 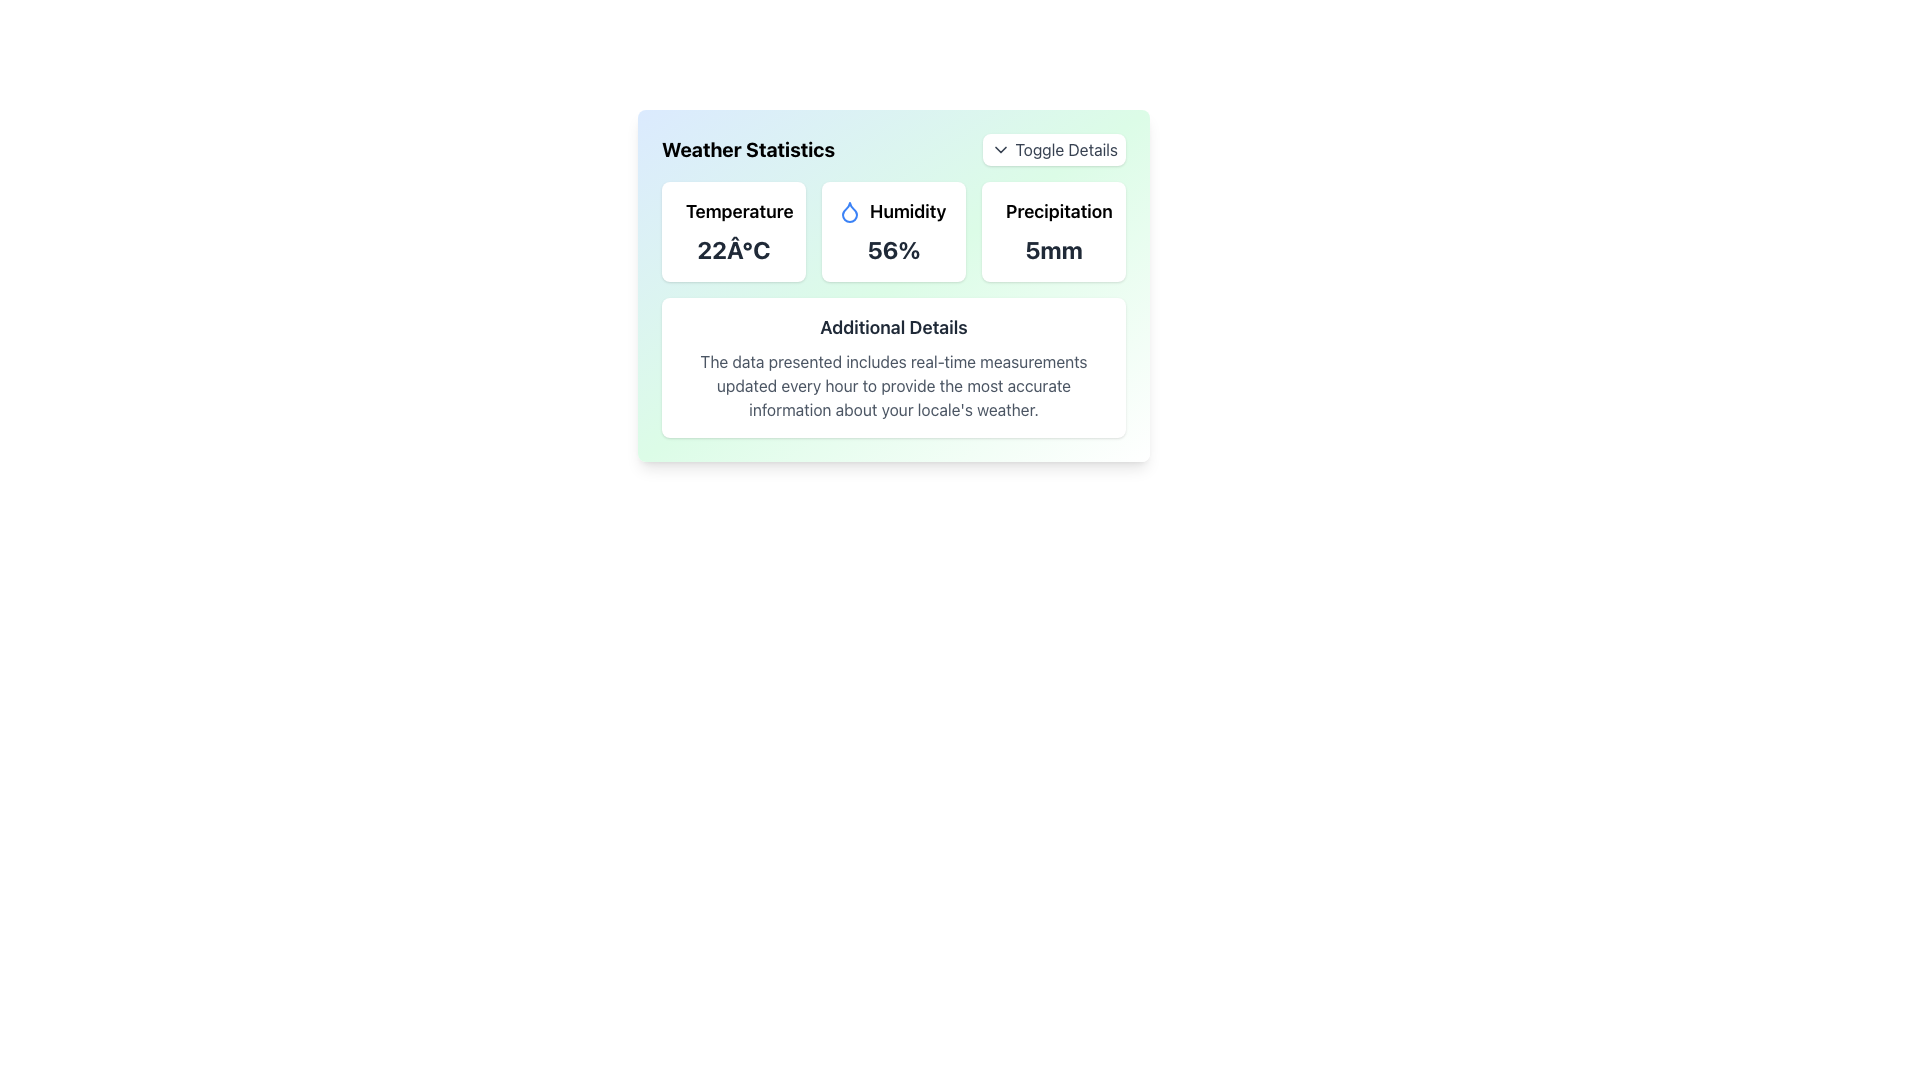 What do you see at coordinates (892, 309) in the screenshot?
I see `the 'Additional Details' informational text section which presents real-time weather data updates` at bounding box center [892, 309].